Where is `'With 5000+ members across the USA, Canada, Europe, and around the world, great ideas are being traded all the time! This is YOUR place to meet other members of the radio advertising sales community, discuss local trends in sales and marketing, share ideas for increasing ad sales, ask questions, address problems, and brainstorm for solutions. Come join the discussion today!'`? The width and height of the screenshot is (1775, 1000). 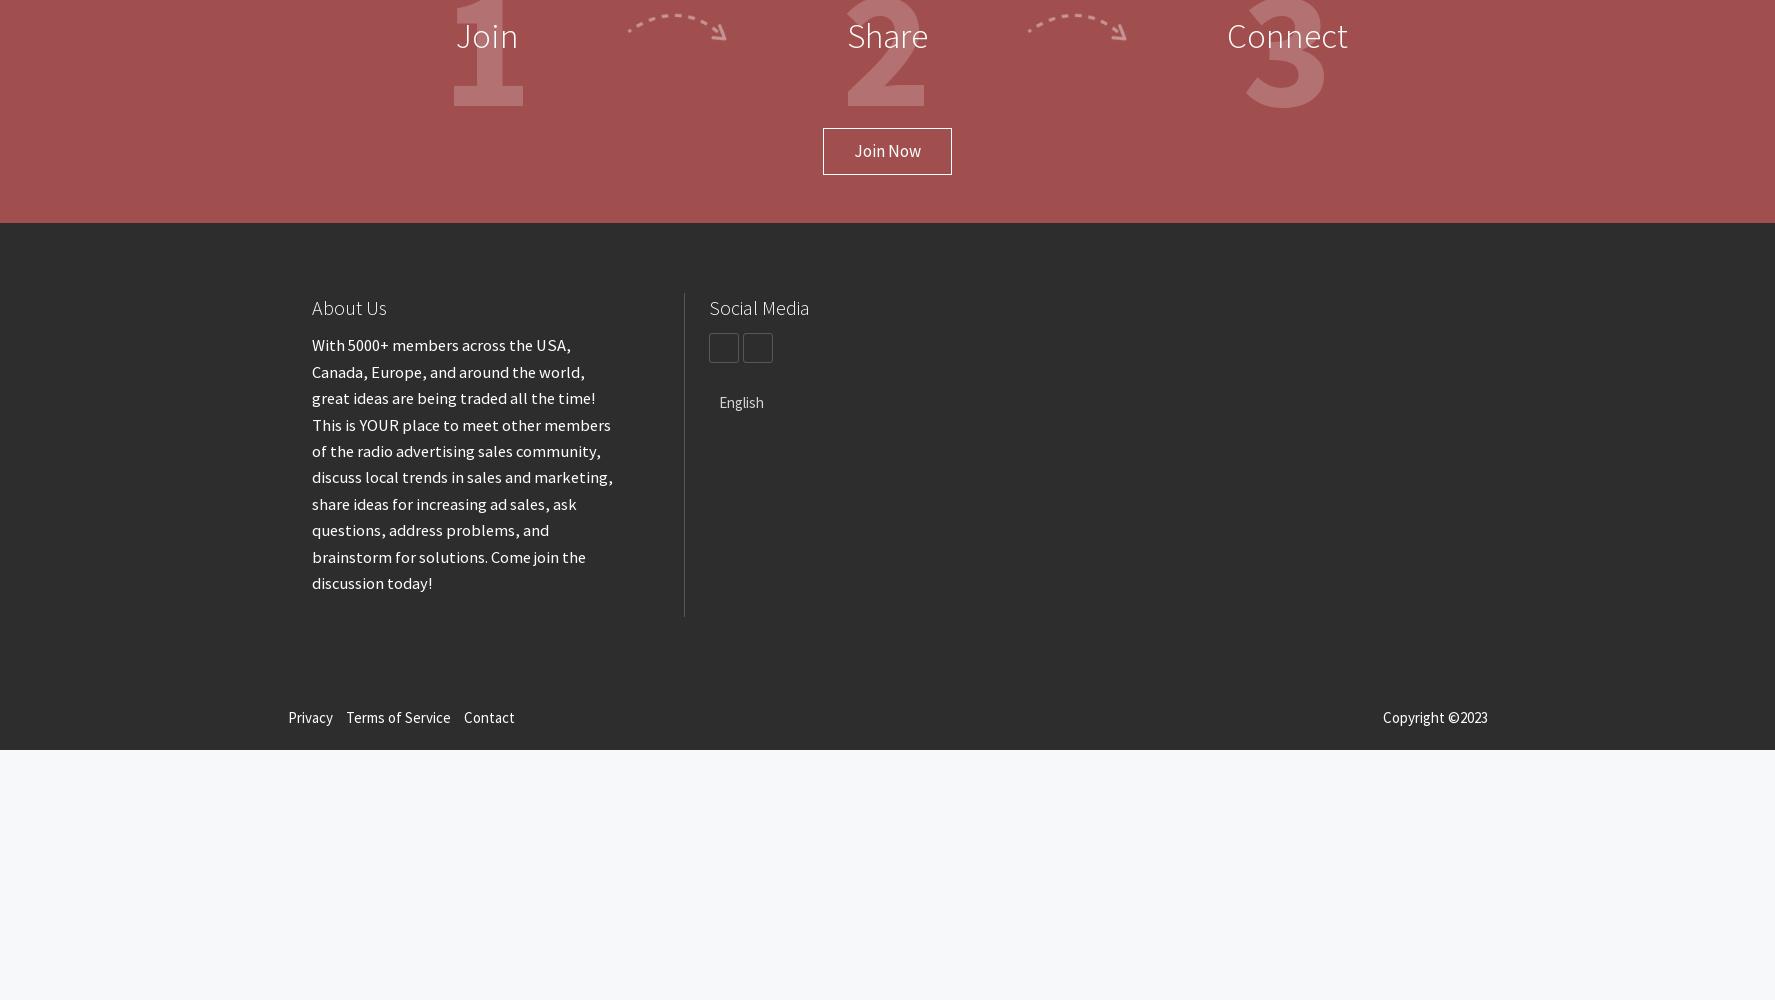
'With 5000+ members across the USA, Canada, Europe, and around the world, great ideas are being traded all the time! This is YOUR place to meet other members of the radio advertising sales community, discuss local trends in sales and marketing, share ideas for increasing ad sales, ask questions, address problems, and brainstorm for solutions. Come join the discussion today!' is located at coordinates (461, 463).